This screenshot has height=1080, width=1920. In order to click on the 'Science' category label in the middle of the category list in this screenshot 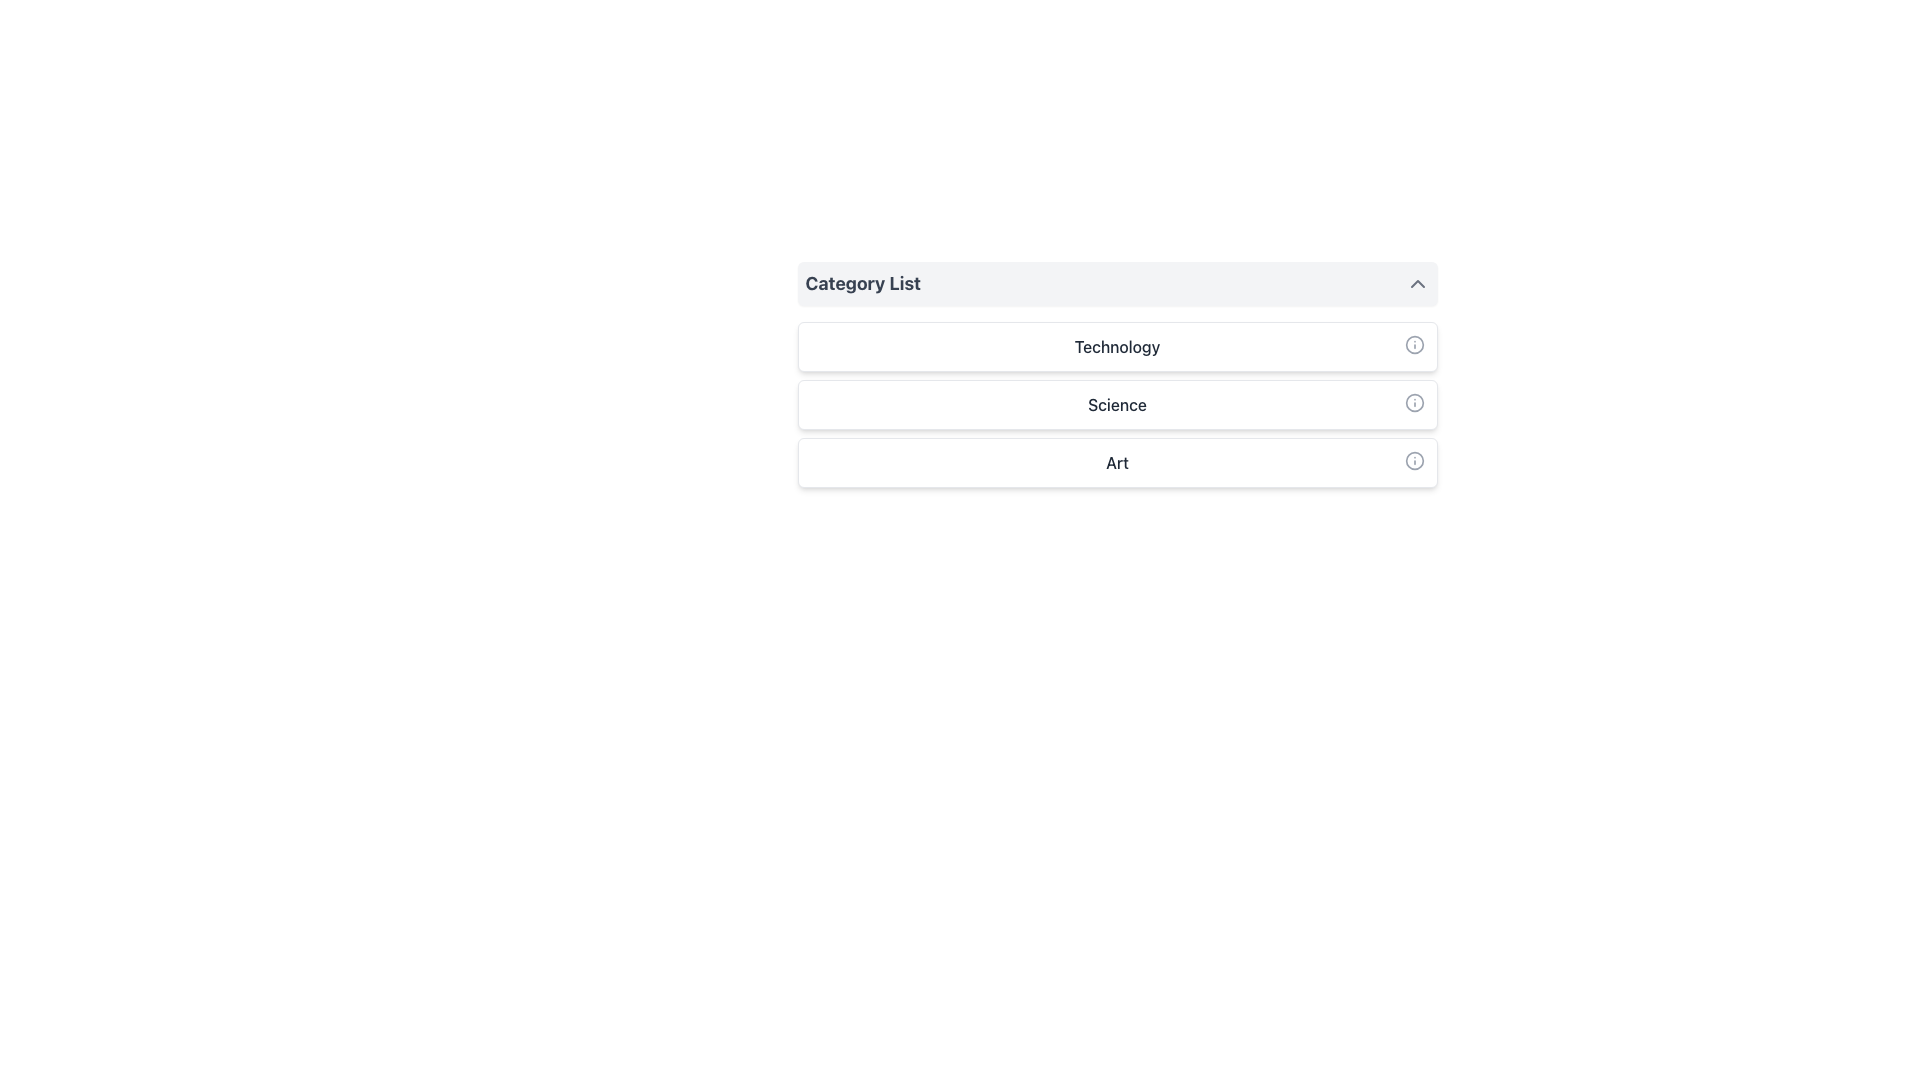, I will do `click(1116, 405)`.